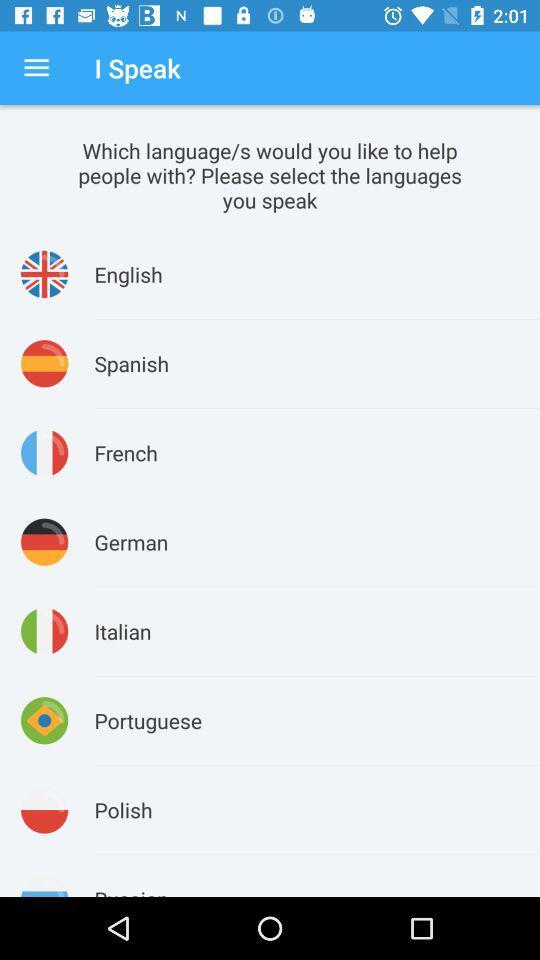 This screenshot has width=540, height=960. I want to click on app next to i speak icon, so click(36, 68).